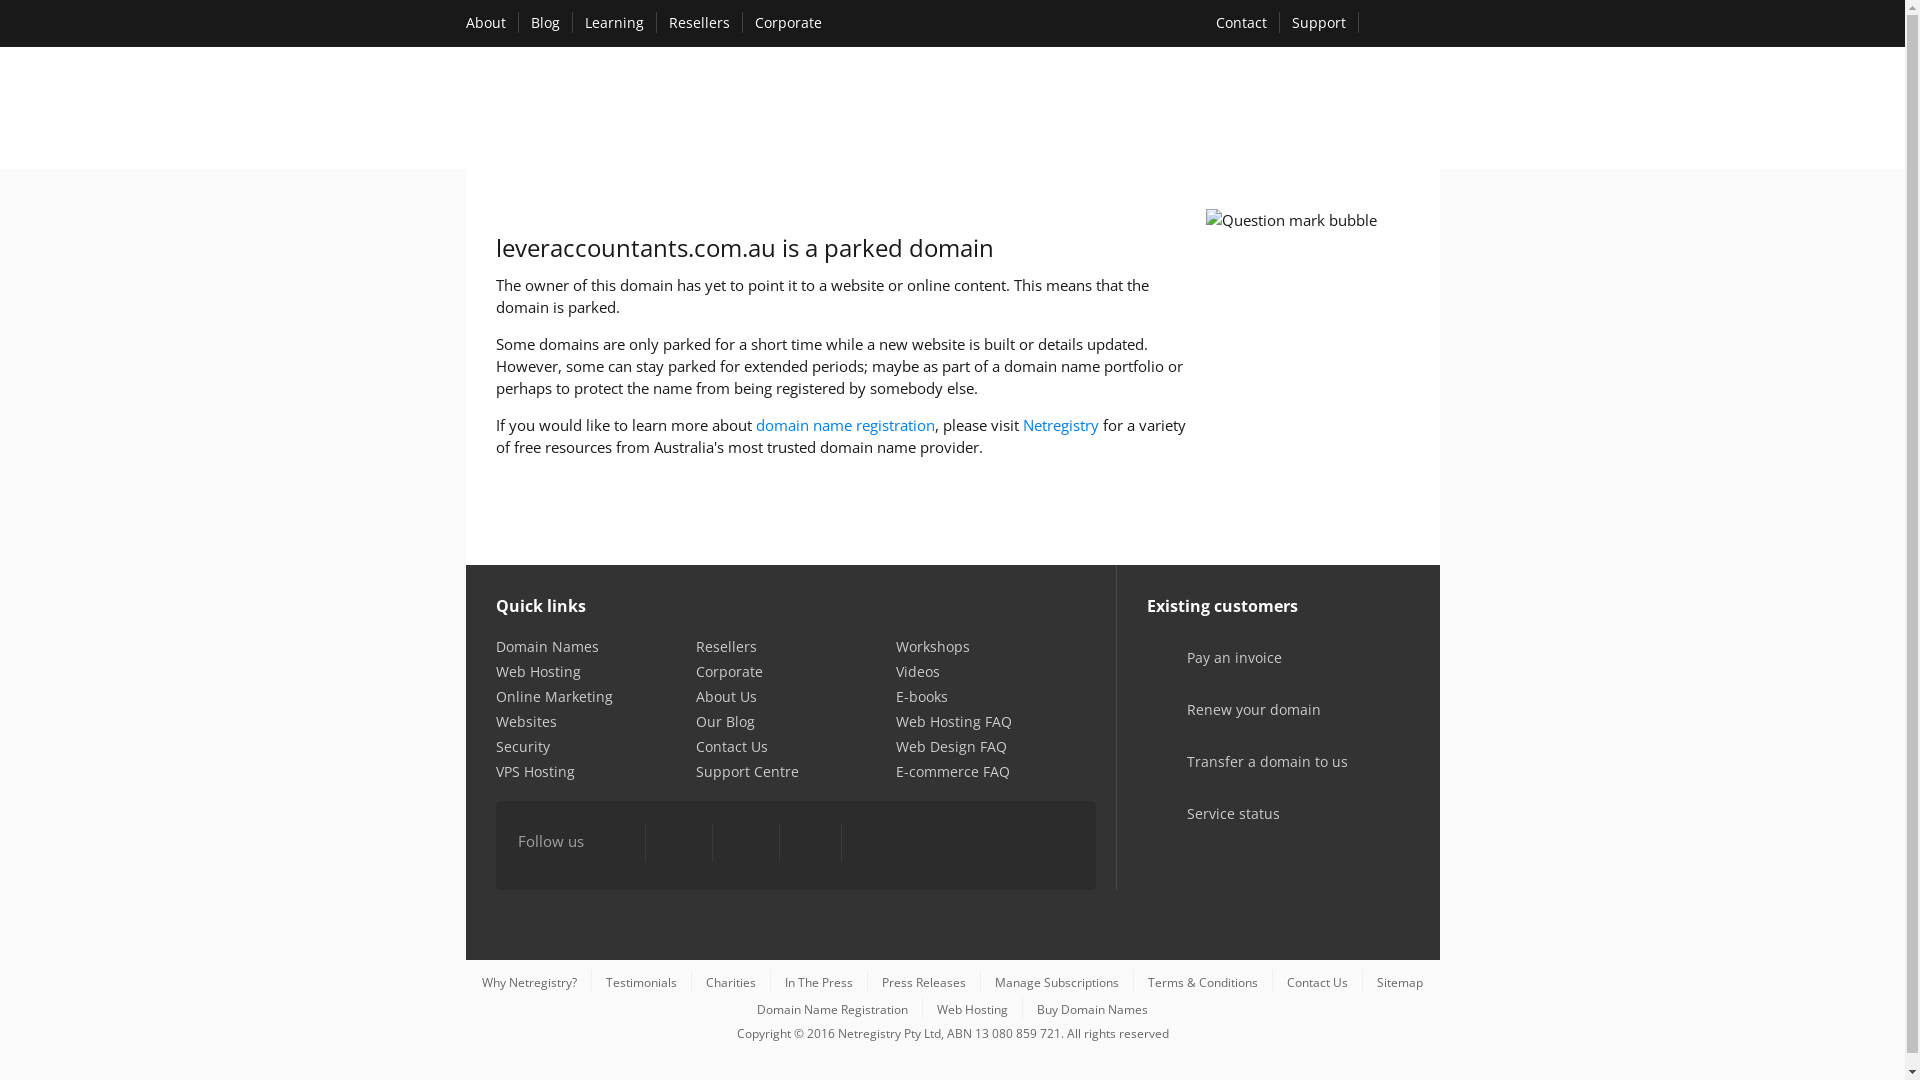 This screenshot has width=1920, height=1080. Describe the element at coordinates (952, 770) in the screenshot. I see `'E-commerce FAQ'` at that location.